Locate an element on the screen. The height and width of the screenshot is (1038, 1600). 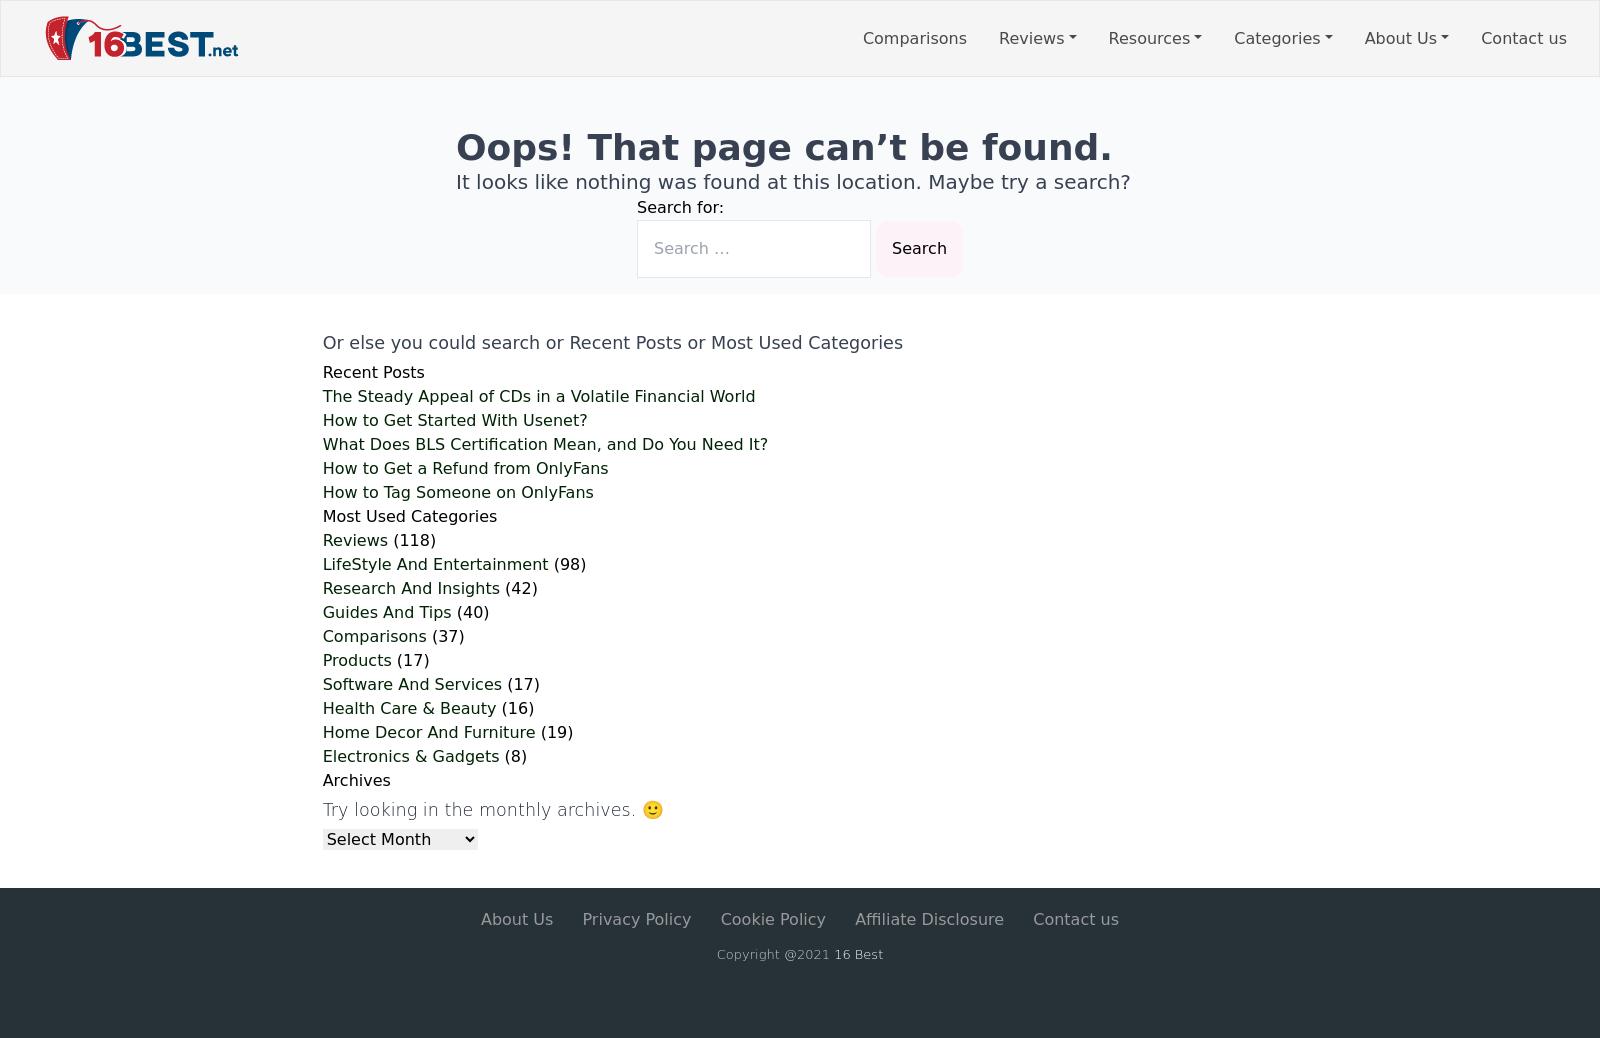
'What Does BLS Certification Mean, and Do You Need It?' is located at coordinates (543, 444).